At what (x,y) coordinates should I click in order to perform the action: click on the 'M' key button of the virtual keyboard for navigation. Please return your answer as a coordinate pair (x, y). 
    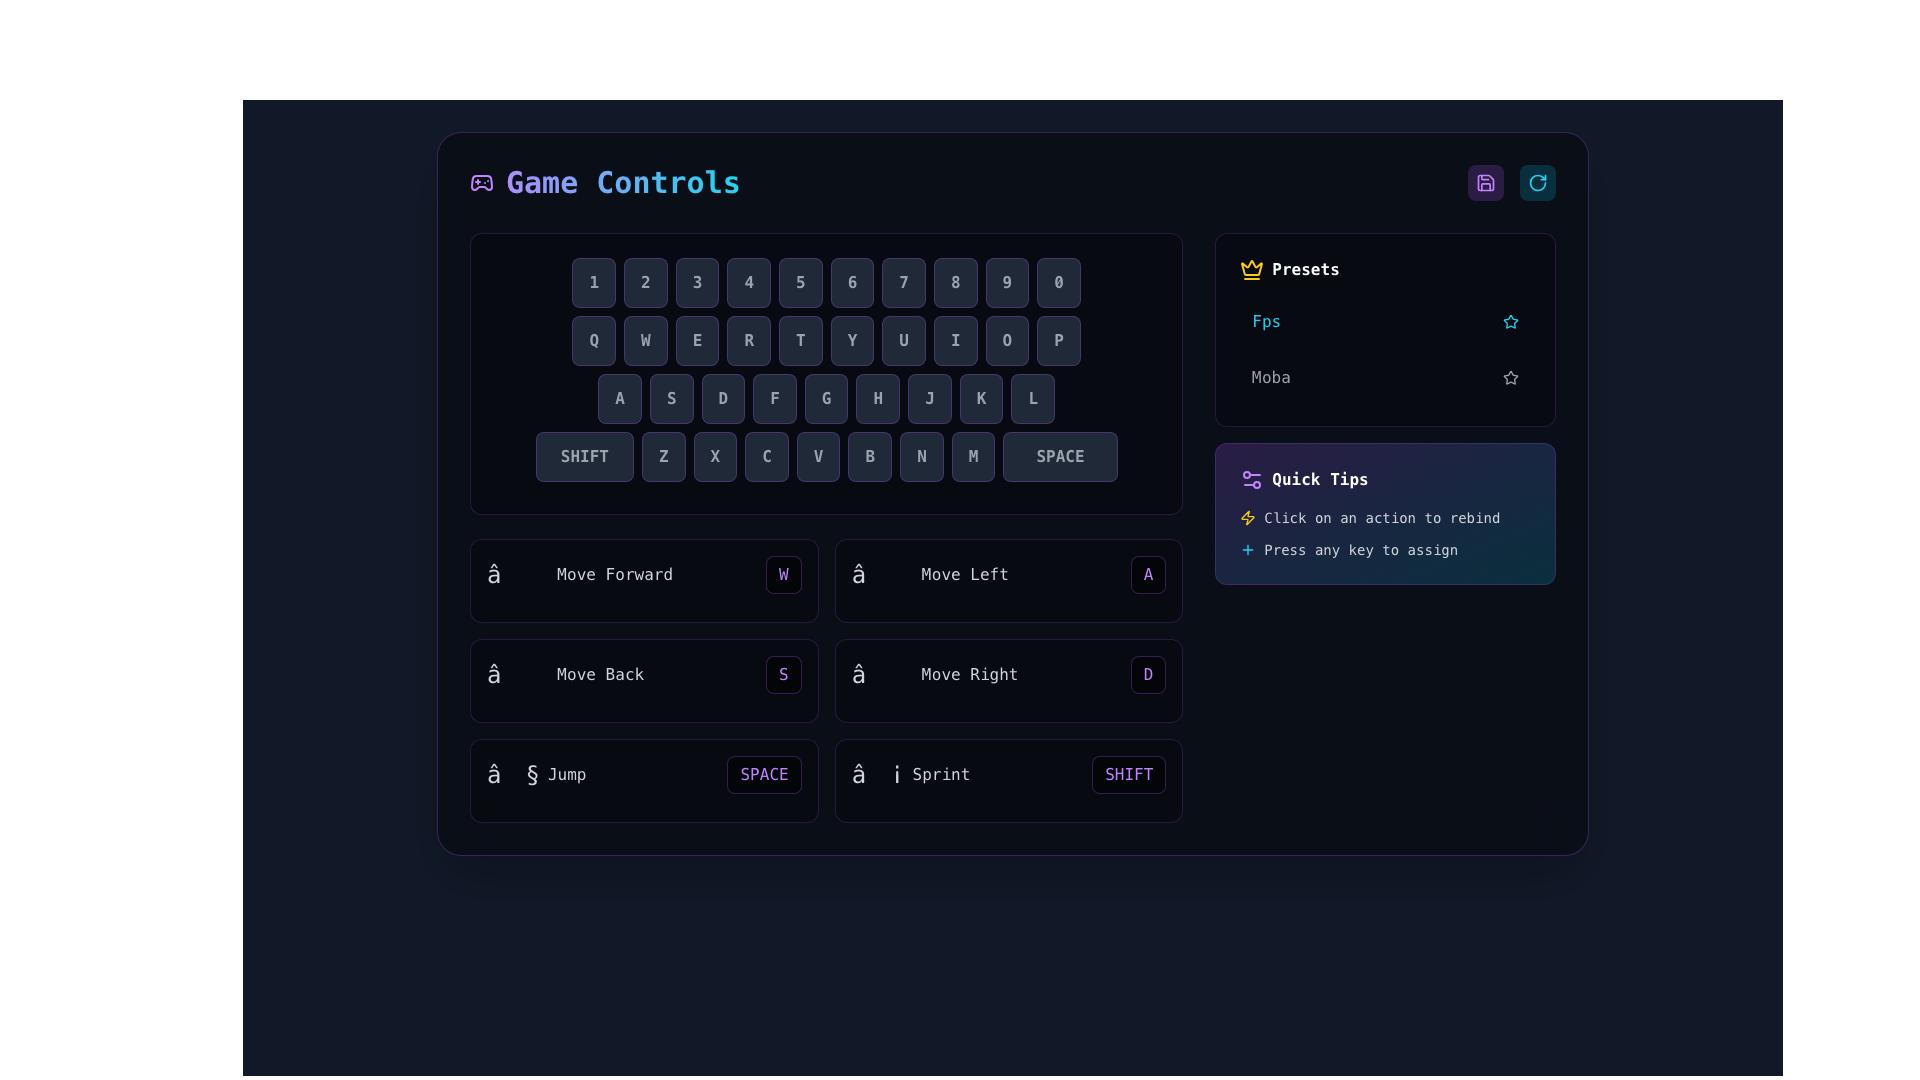
    Looking at the image, I should click on (973, 456).